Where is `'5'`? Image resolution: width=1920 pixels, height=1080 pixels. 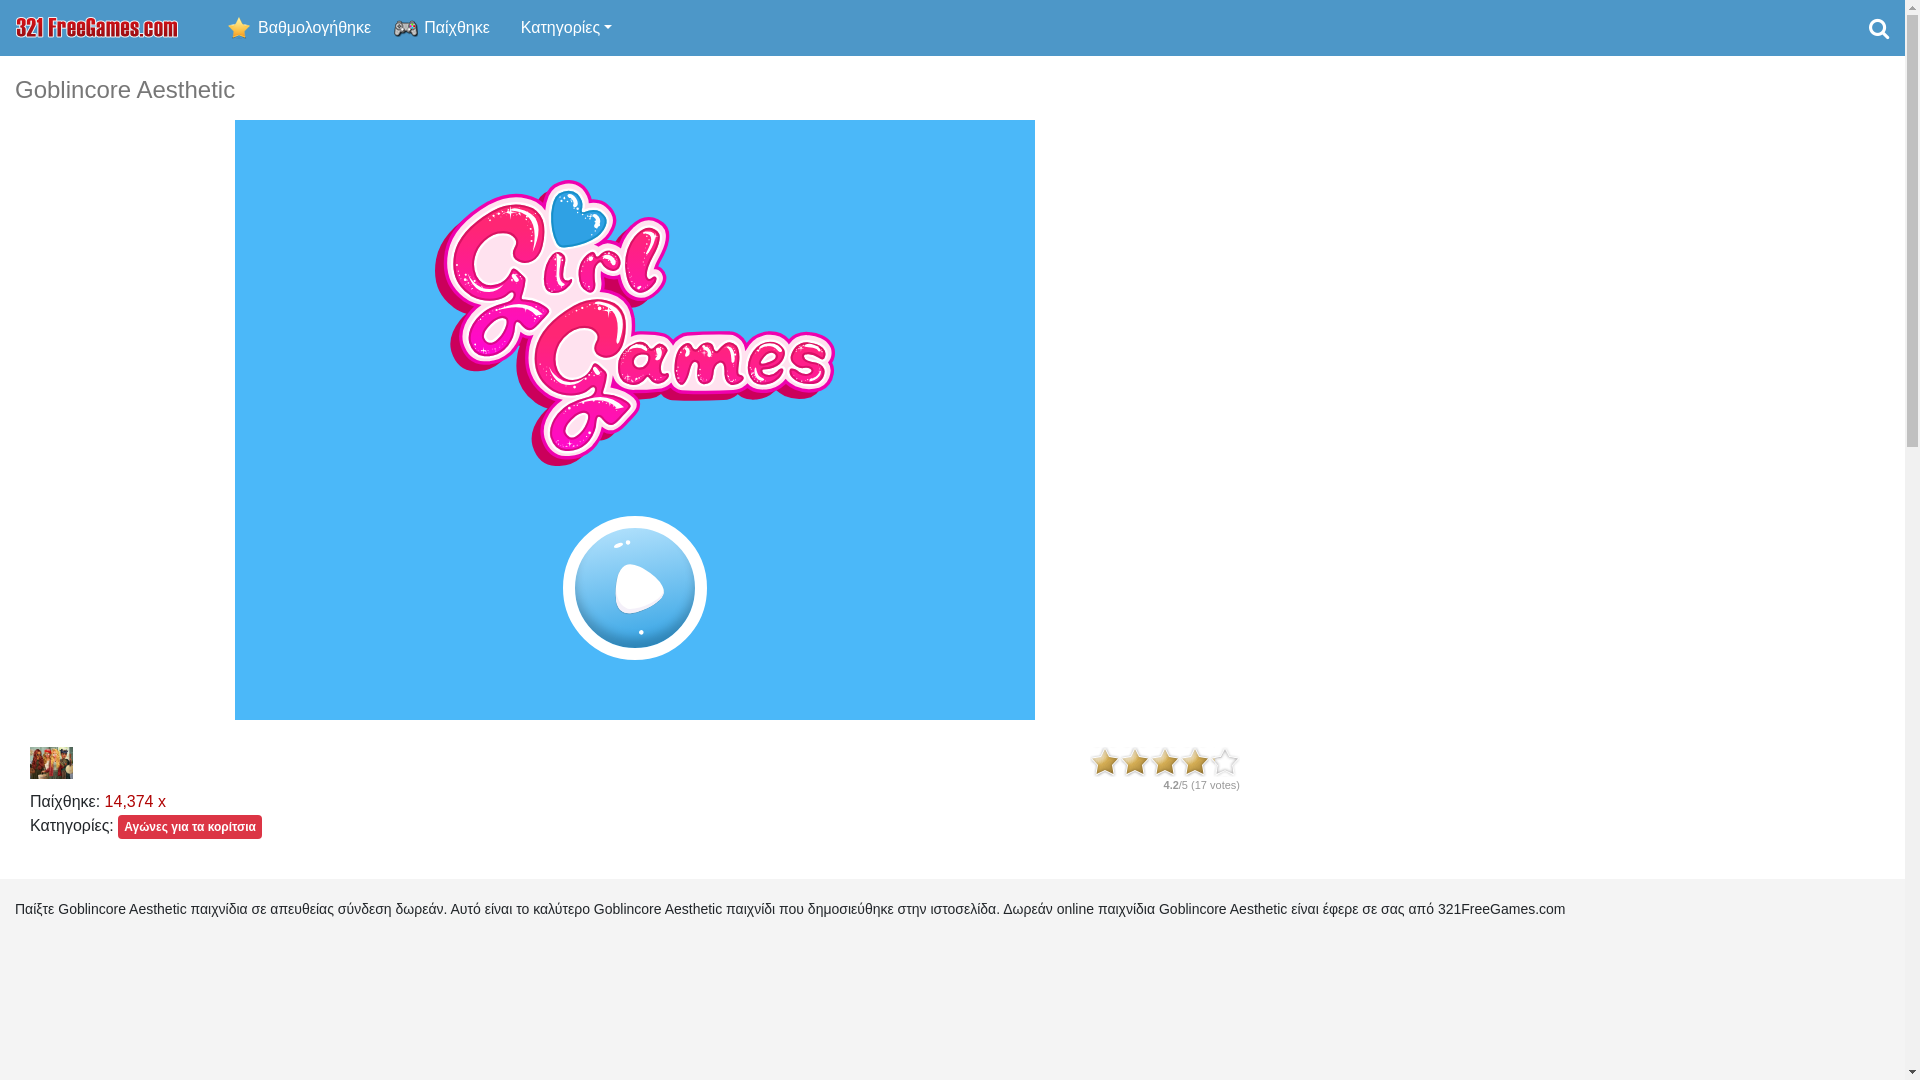
'5' is located at coordinates (1223, 762).